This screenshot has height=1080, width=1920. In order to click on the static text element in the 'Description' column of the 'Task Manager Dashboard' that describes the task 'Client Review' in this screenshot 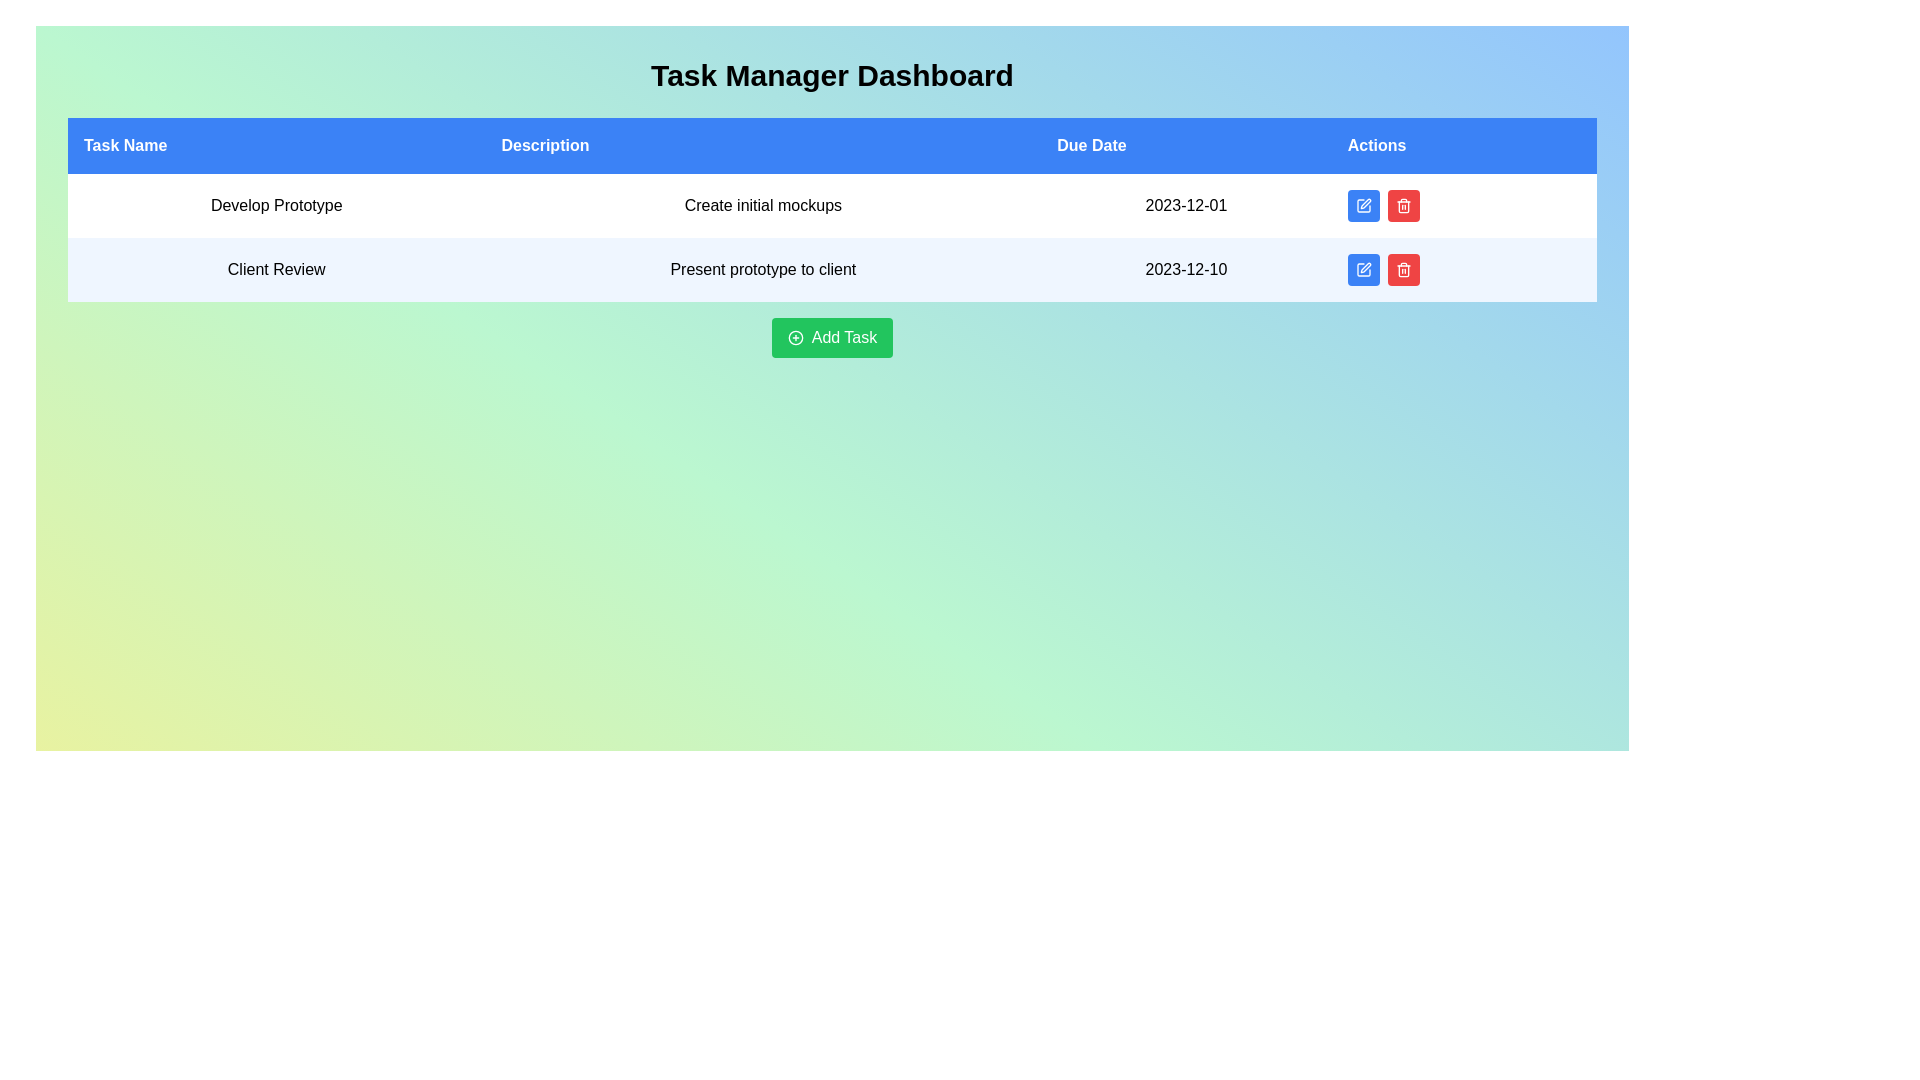, I will do `click(762, 270)`.